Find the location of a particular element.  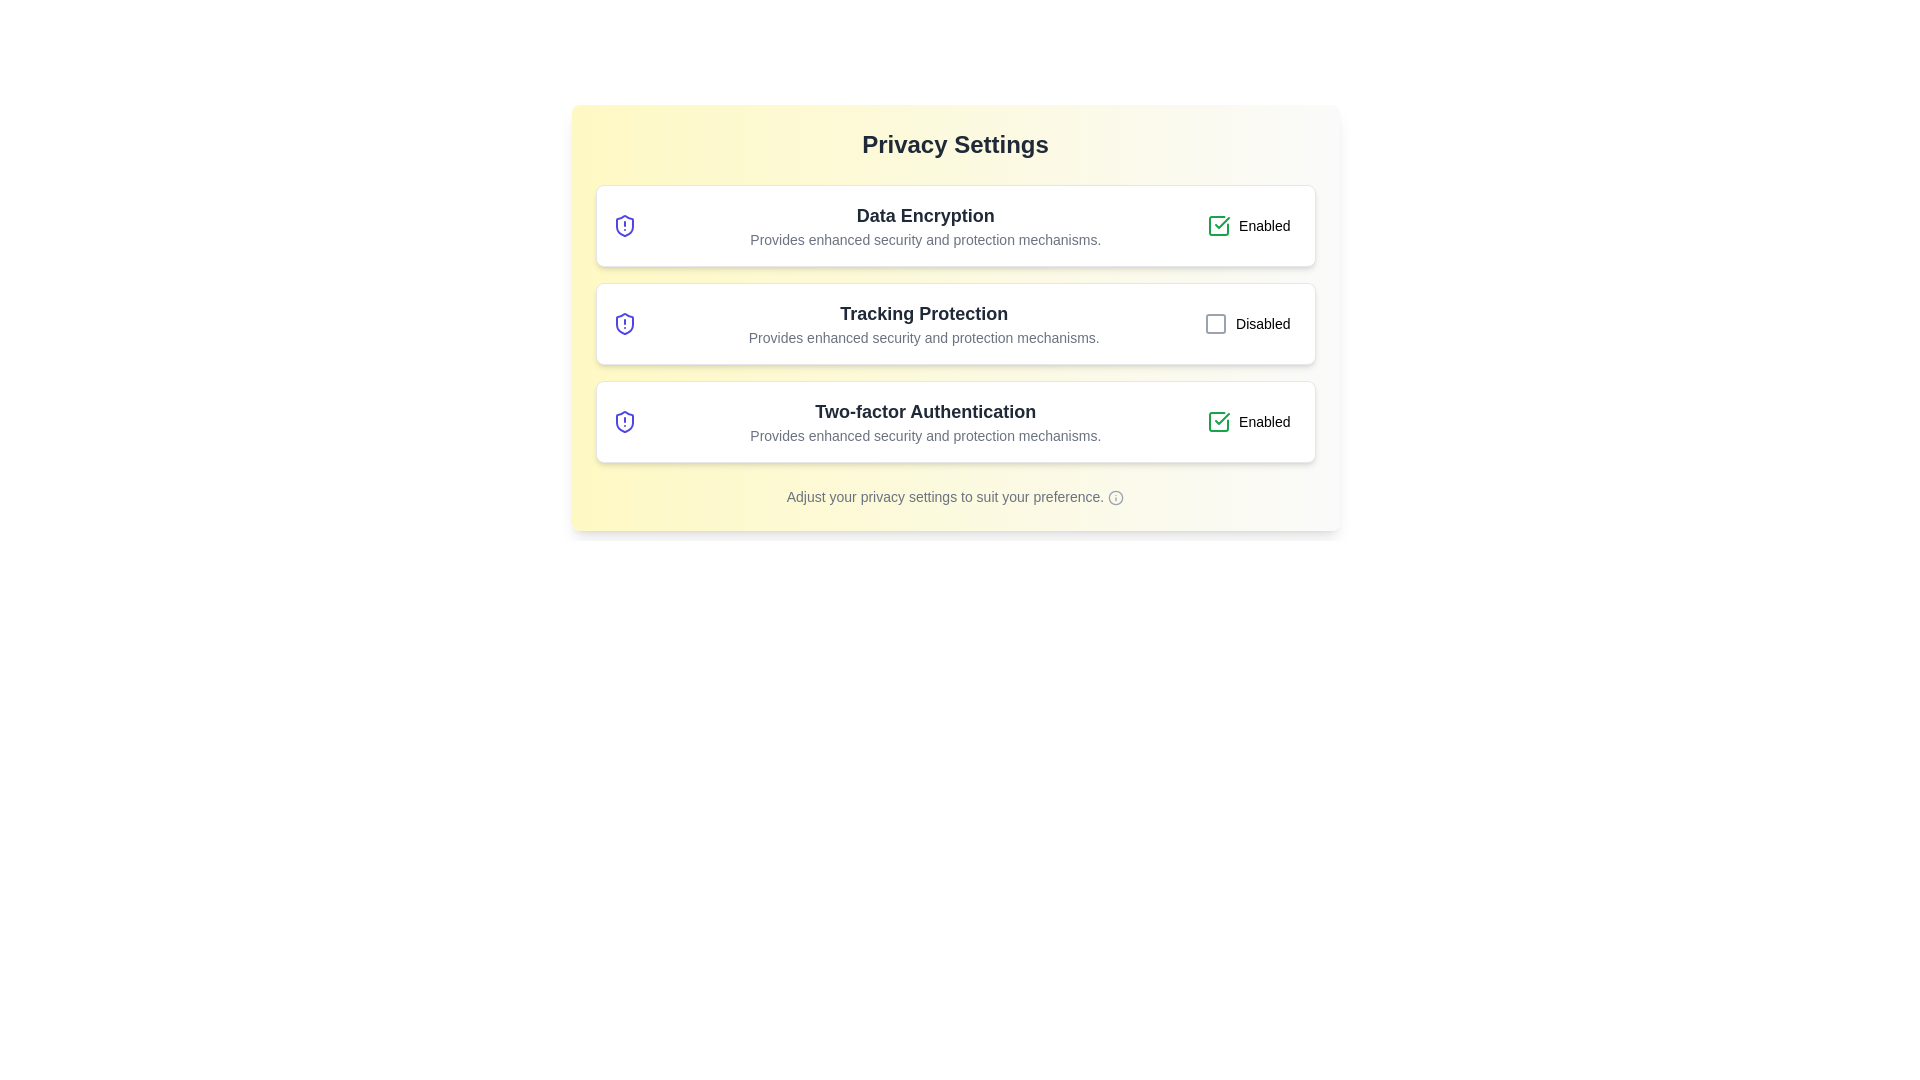

the green checkmark icon indicating a completed state in the 'Data Encryption' row of the 'Privacy Settings' panel is located at coordinates (1221, 223).